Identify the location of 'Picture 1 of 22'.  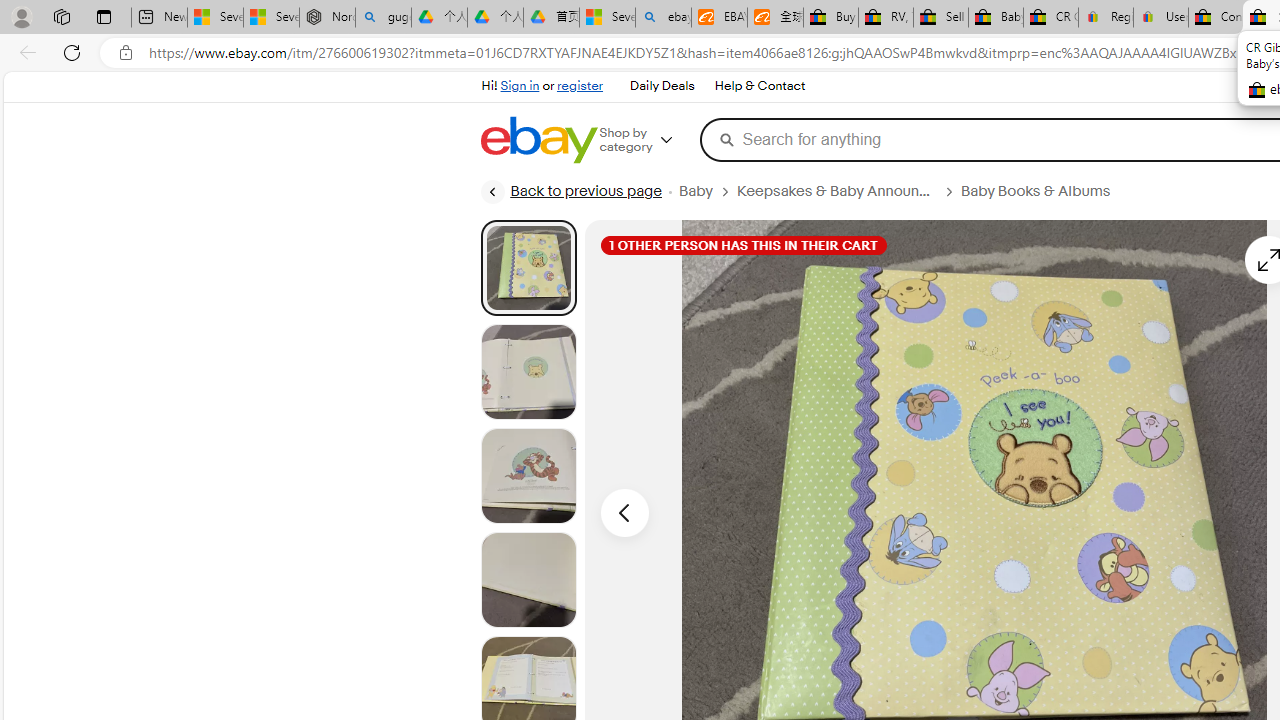
(528, 266).